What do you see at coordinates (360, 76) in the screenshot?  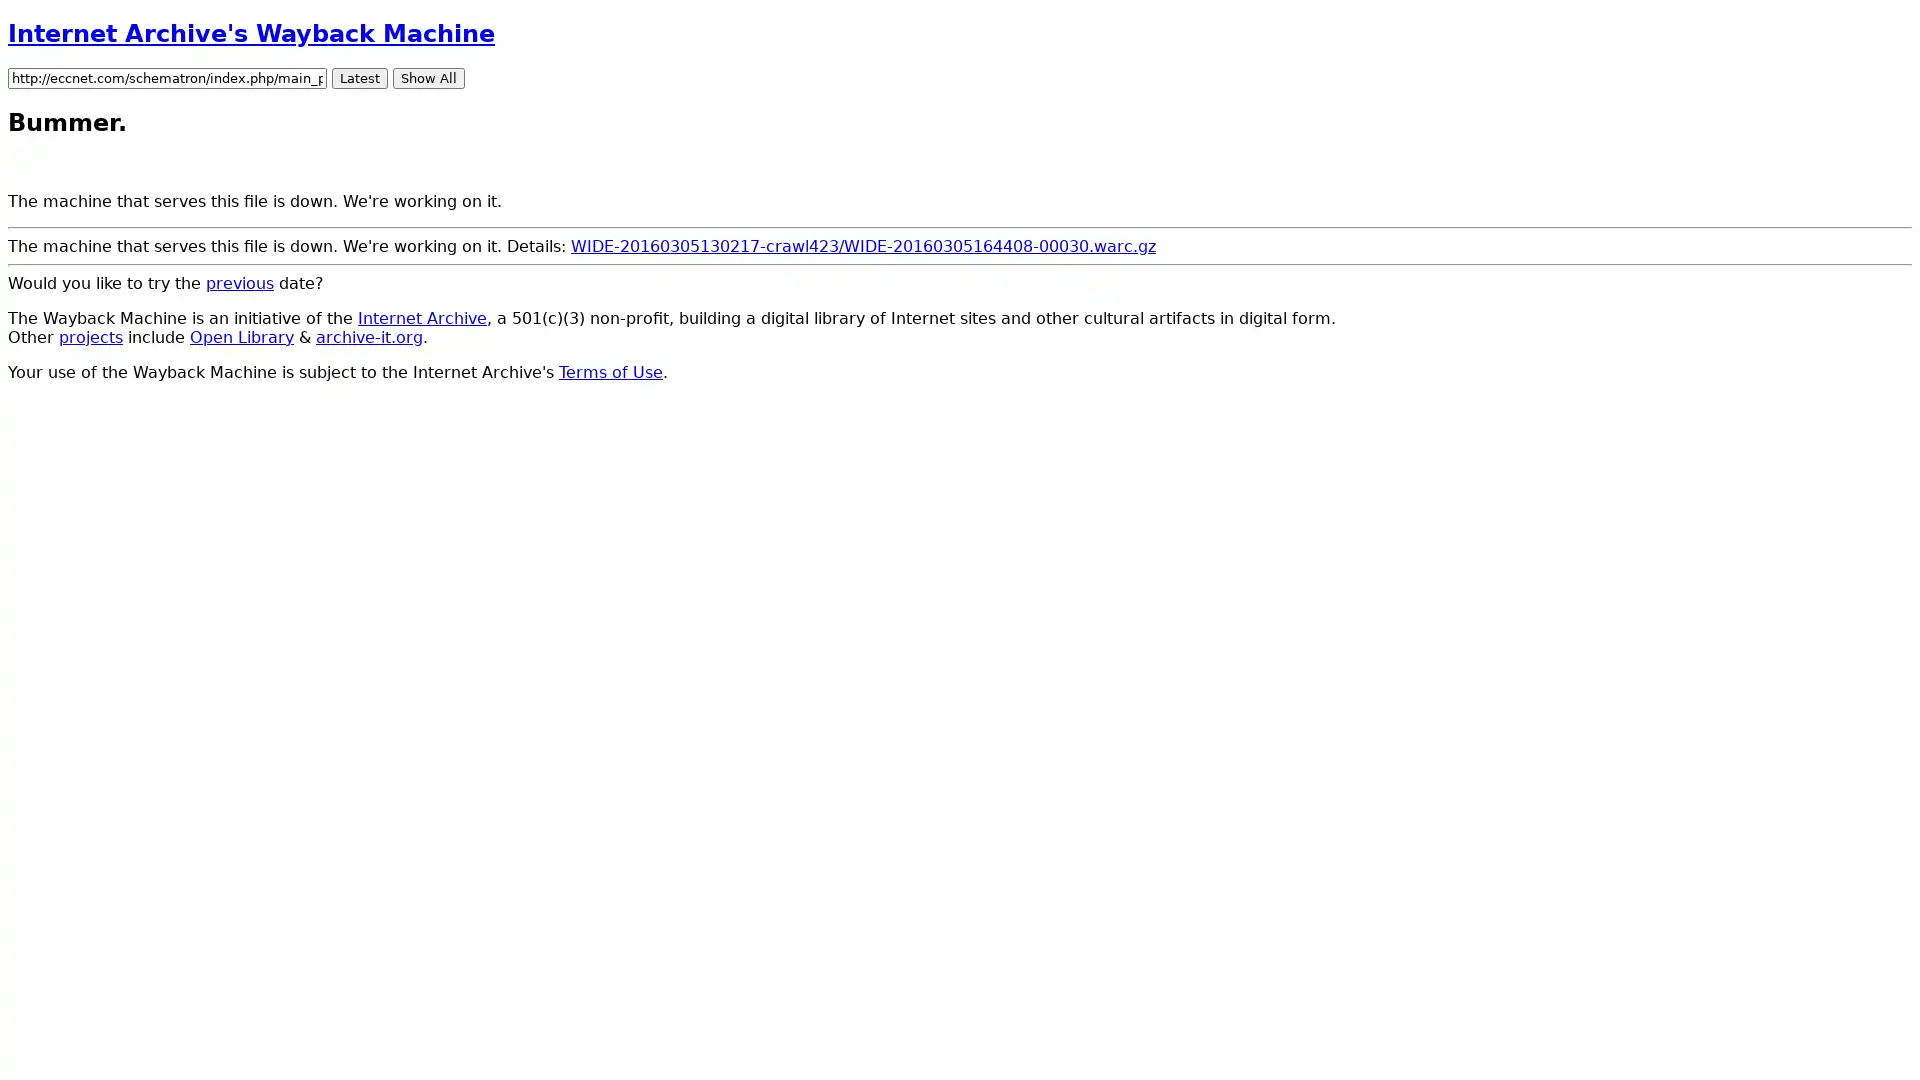 I see `Latest` at bounding box center [360, 76].